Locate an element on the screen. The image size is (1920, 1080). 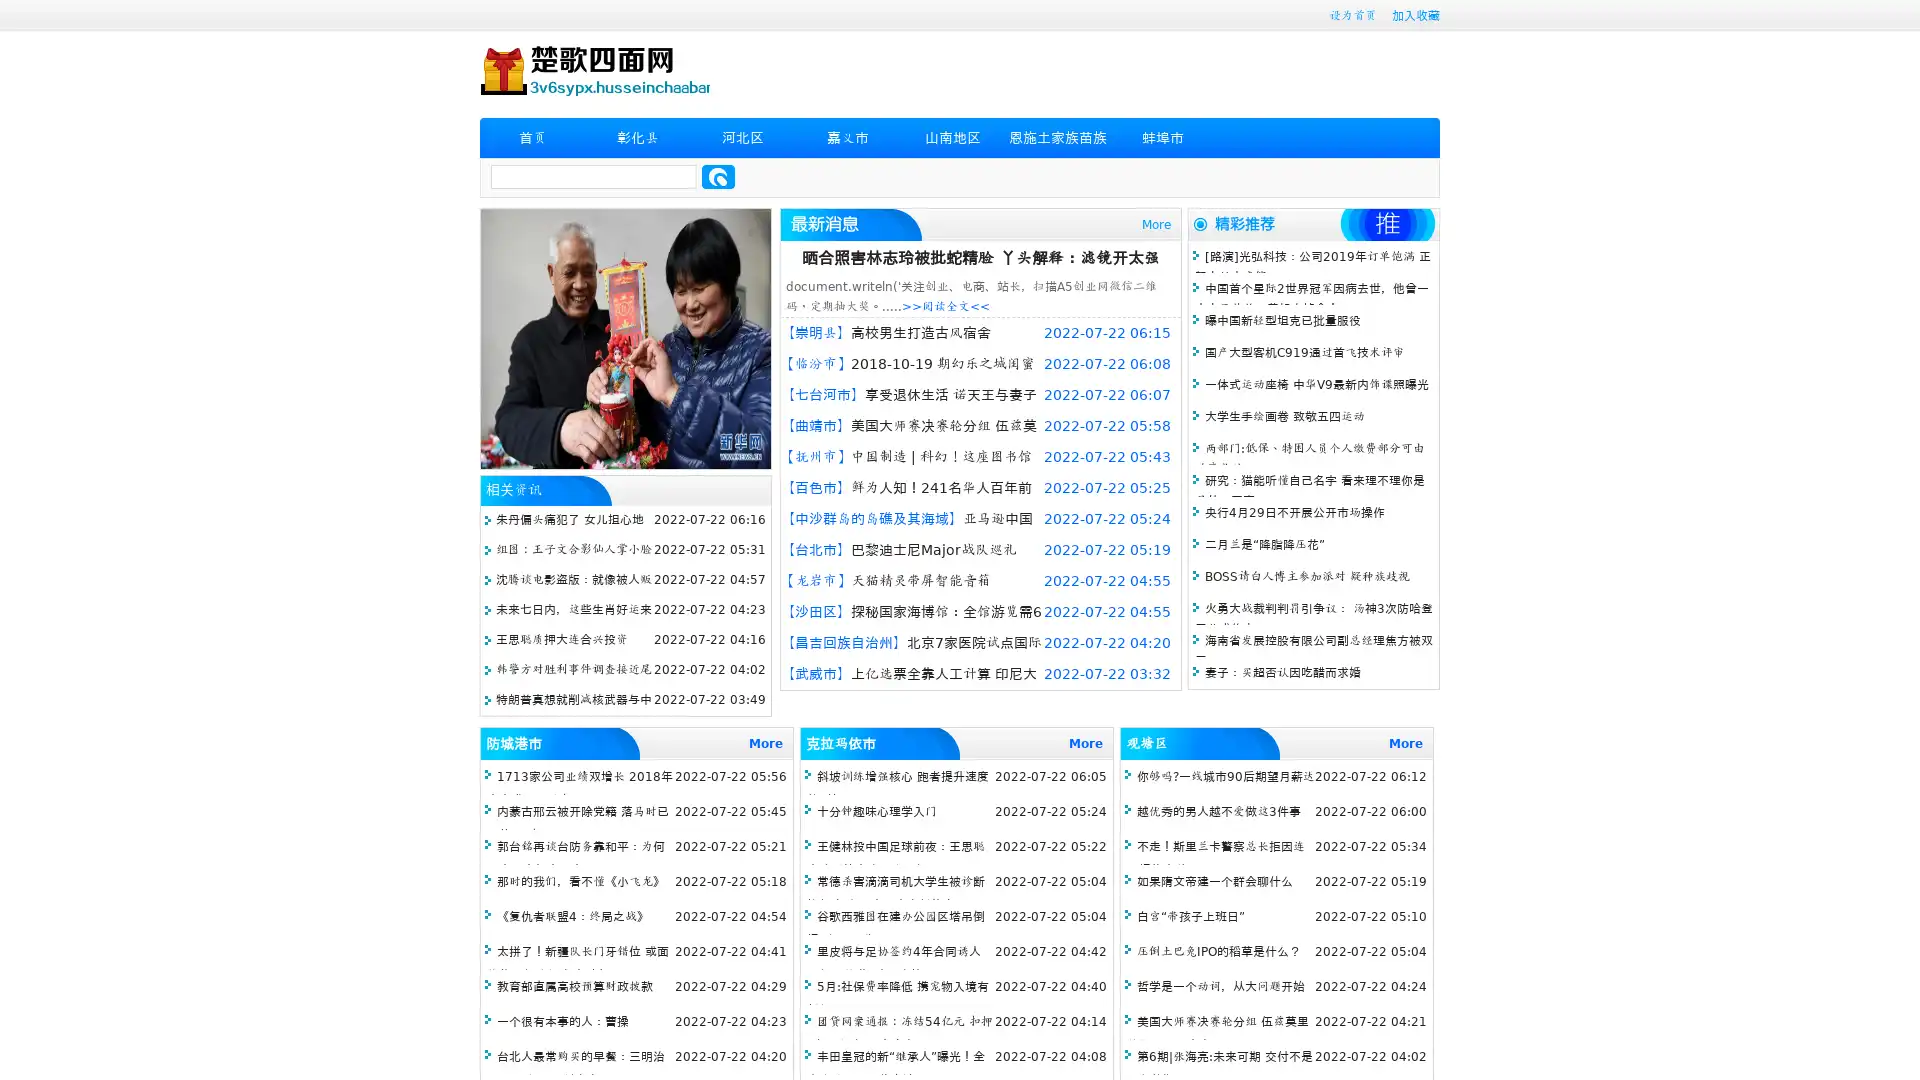
Search is located at coordinates (718, 176).